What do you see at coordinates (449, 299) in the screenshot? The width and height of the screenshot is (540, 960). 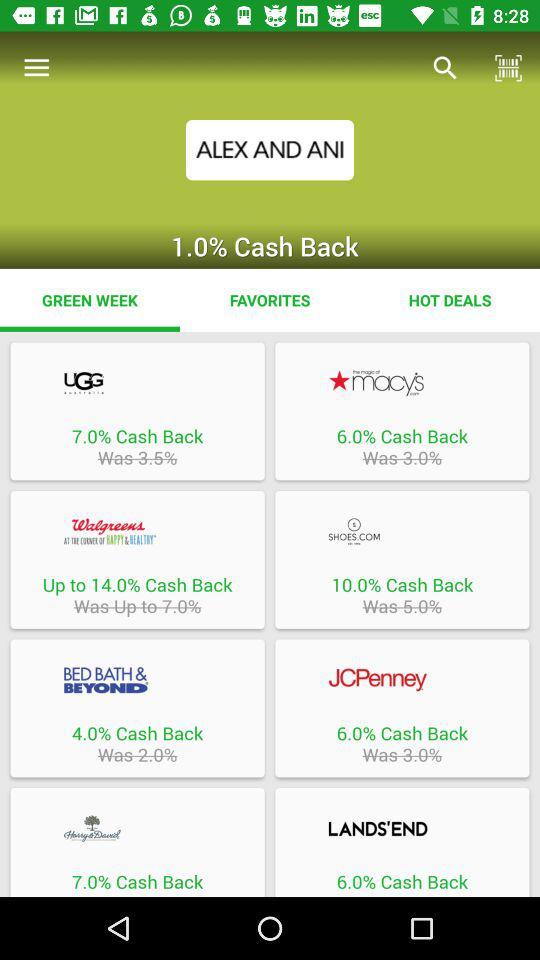 I see `hot deals icon` at bounding box center [449, 299].